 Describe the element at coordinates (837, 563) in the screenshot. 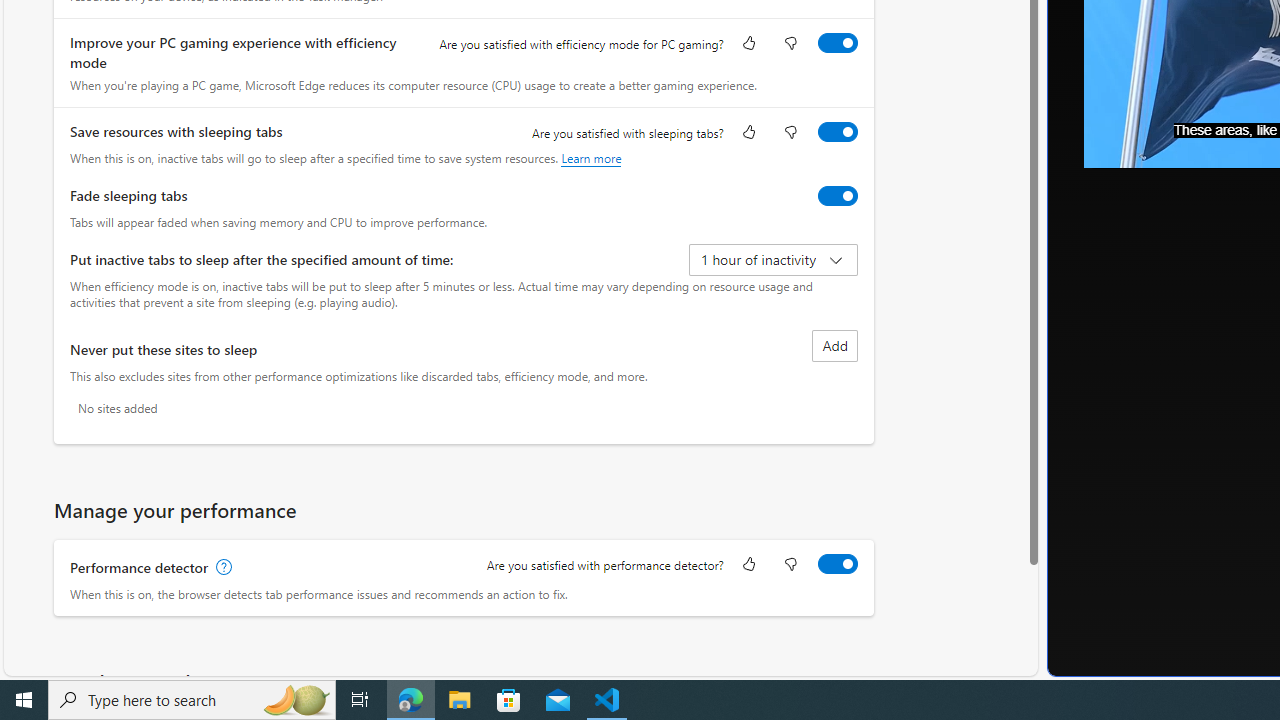

I see `'Performance detector'` at that location.